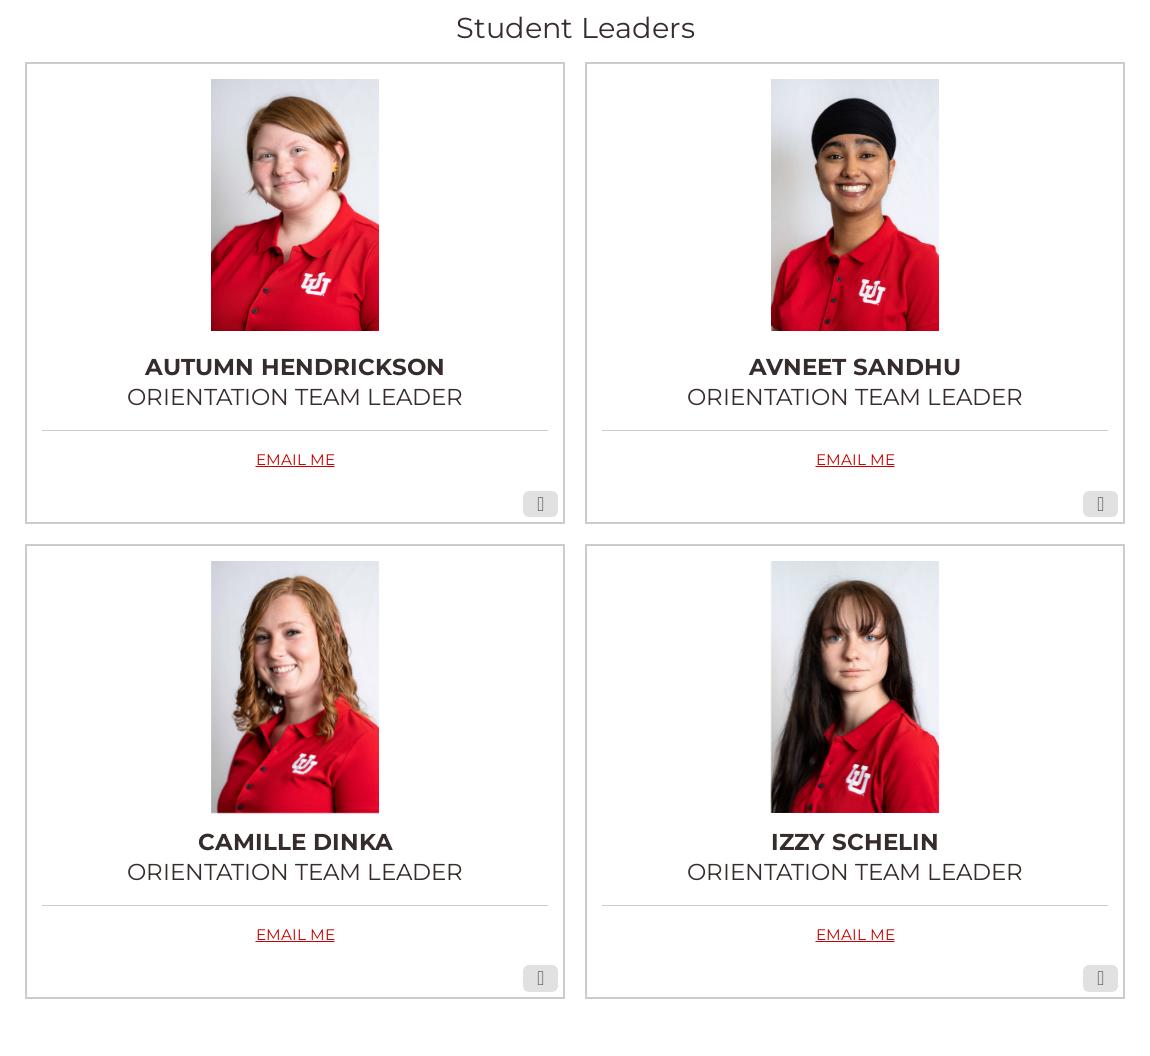  I want to click on 'AVNEET SANDHU', so click(854, 365).